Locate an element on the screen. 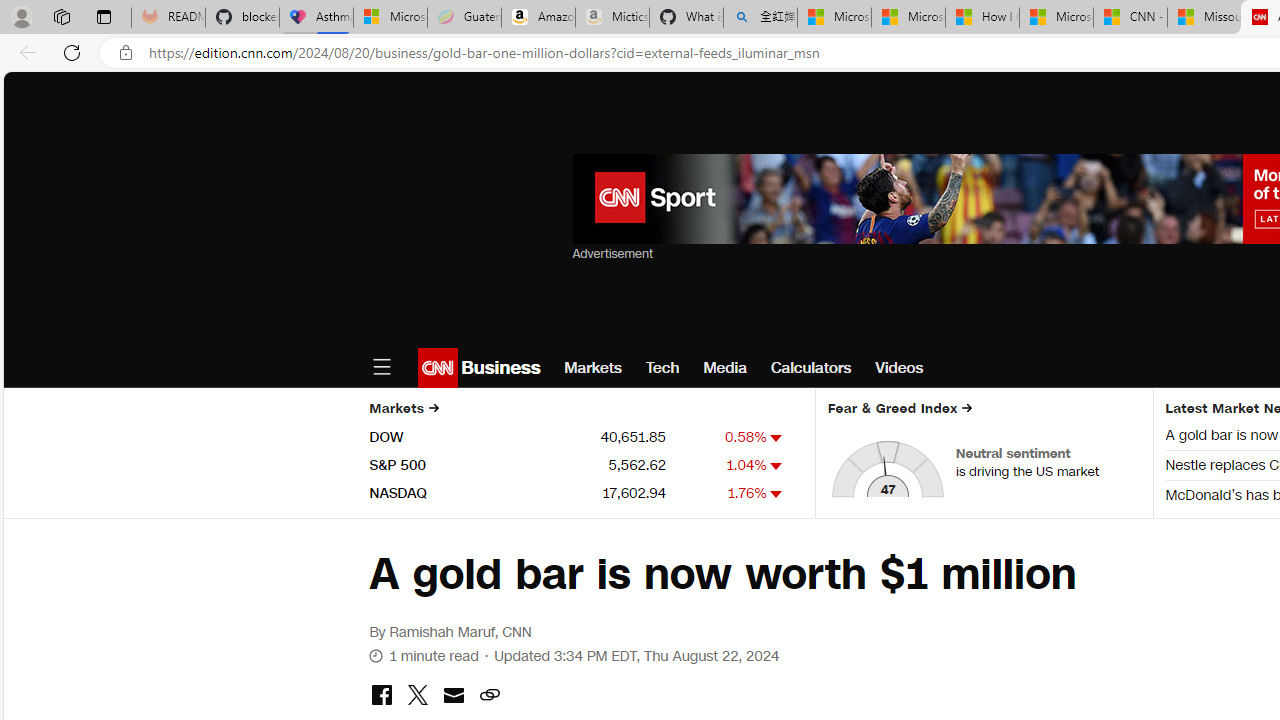  'Class: right-arrow' is located at coordinates (967, 407).